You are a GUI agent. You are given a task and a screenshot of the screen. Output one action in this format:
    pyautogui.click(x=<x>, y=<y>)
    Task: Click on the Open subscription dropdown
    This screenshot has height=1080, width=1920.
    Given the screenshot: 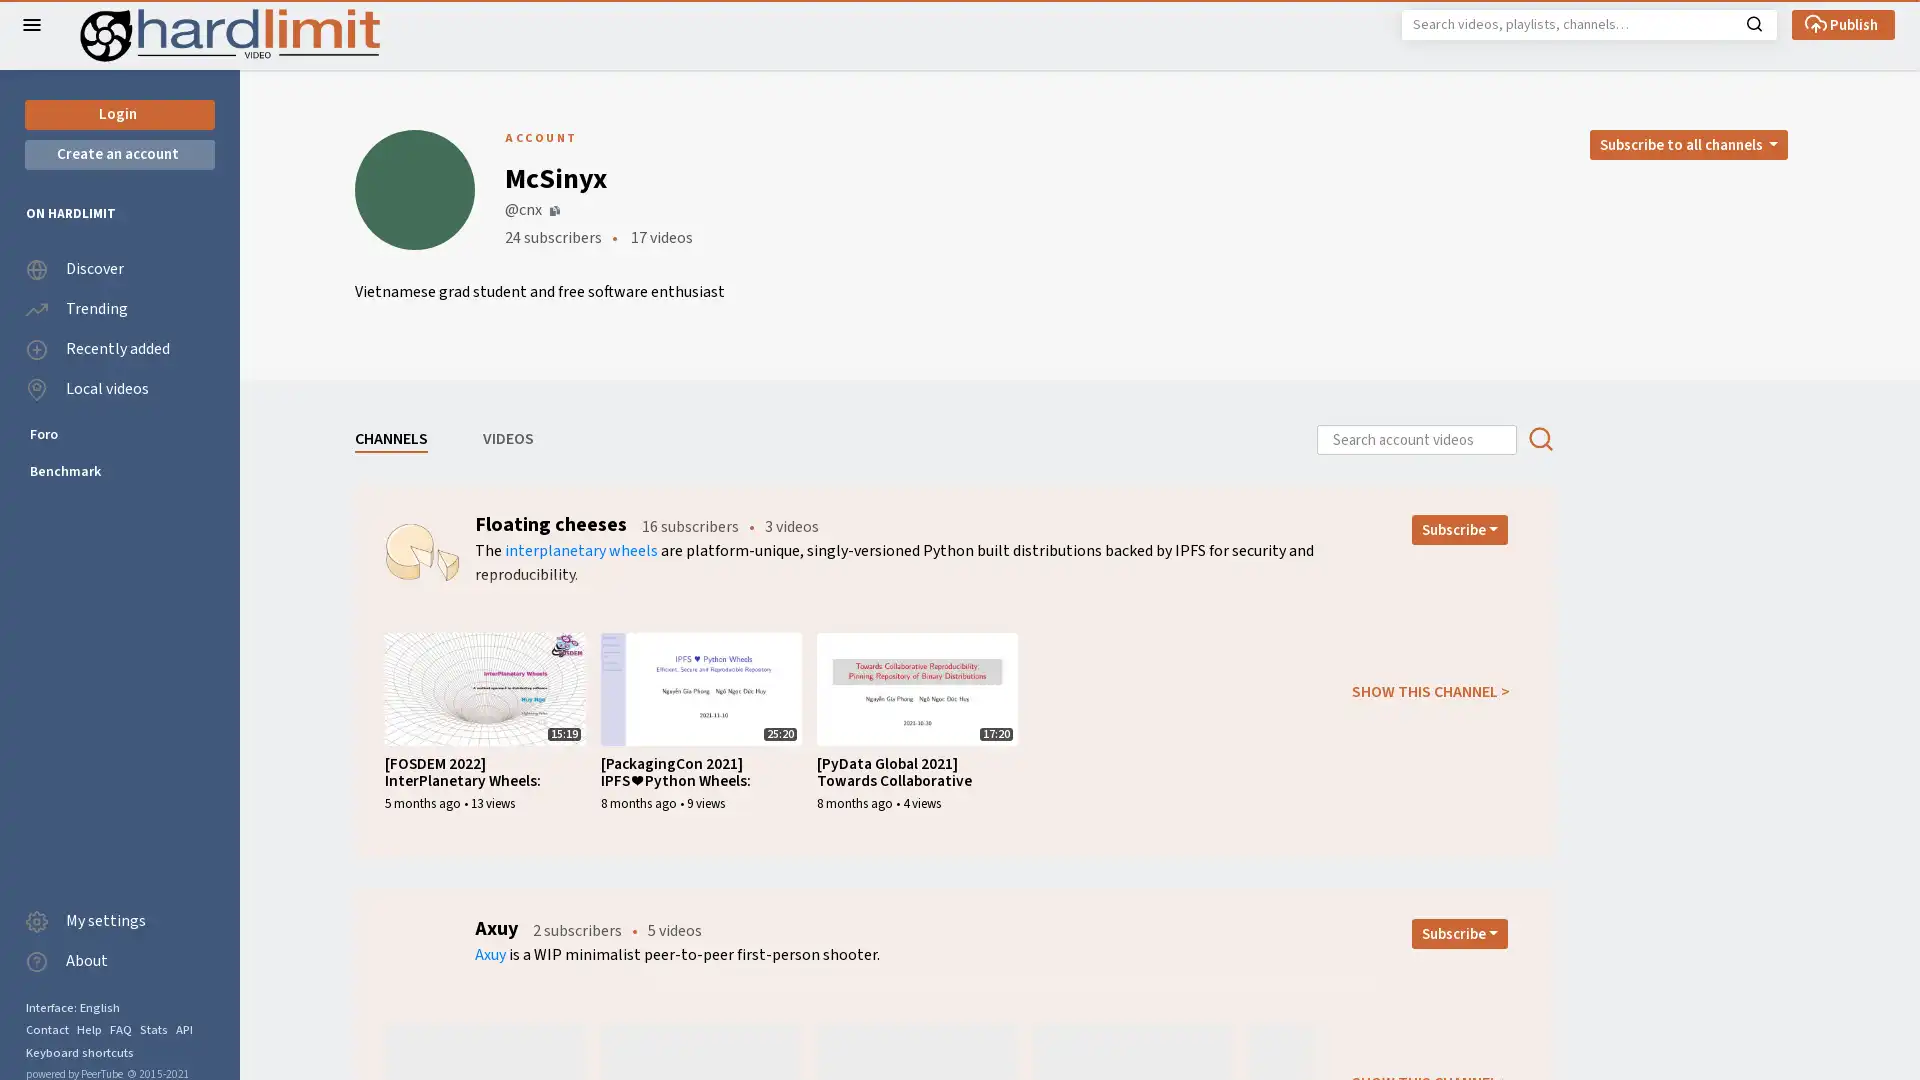 What is the action you would take?
    pyautogui.click(x=1459, y=933)
    